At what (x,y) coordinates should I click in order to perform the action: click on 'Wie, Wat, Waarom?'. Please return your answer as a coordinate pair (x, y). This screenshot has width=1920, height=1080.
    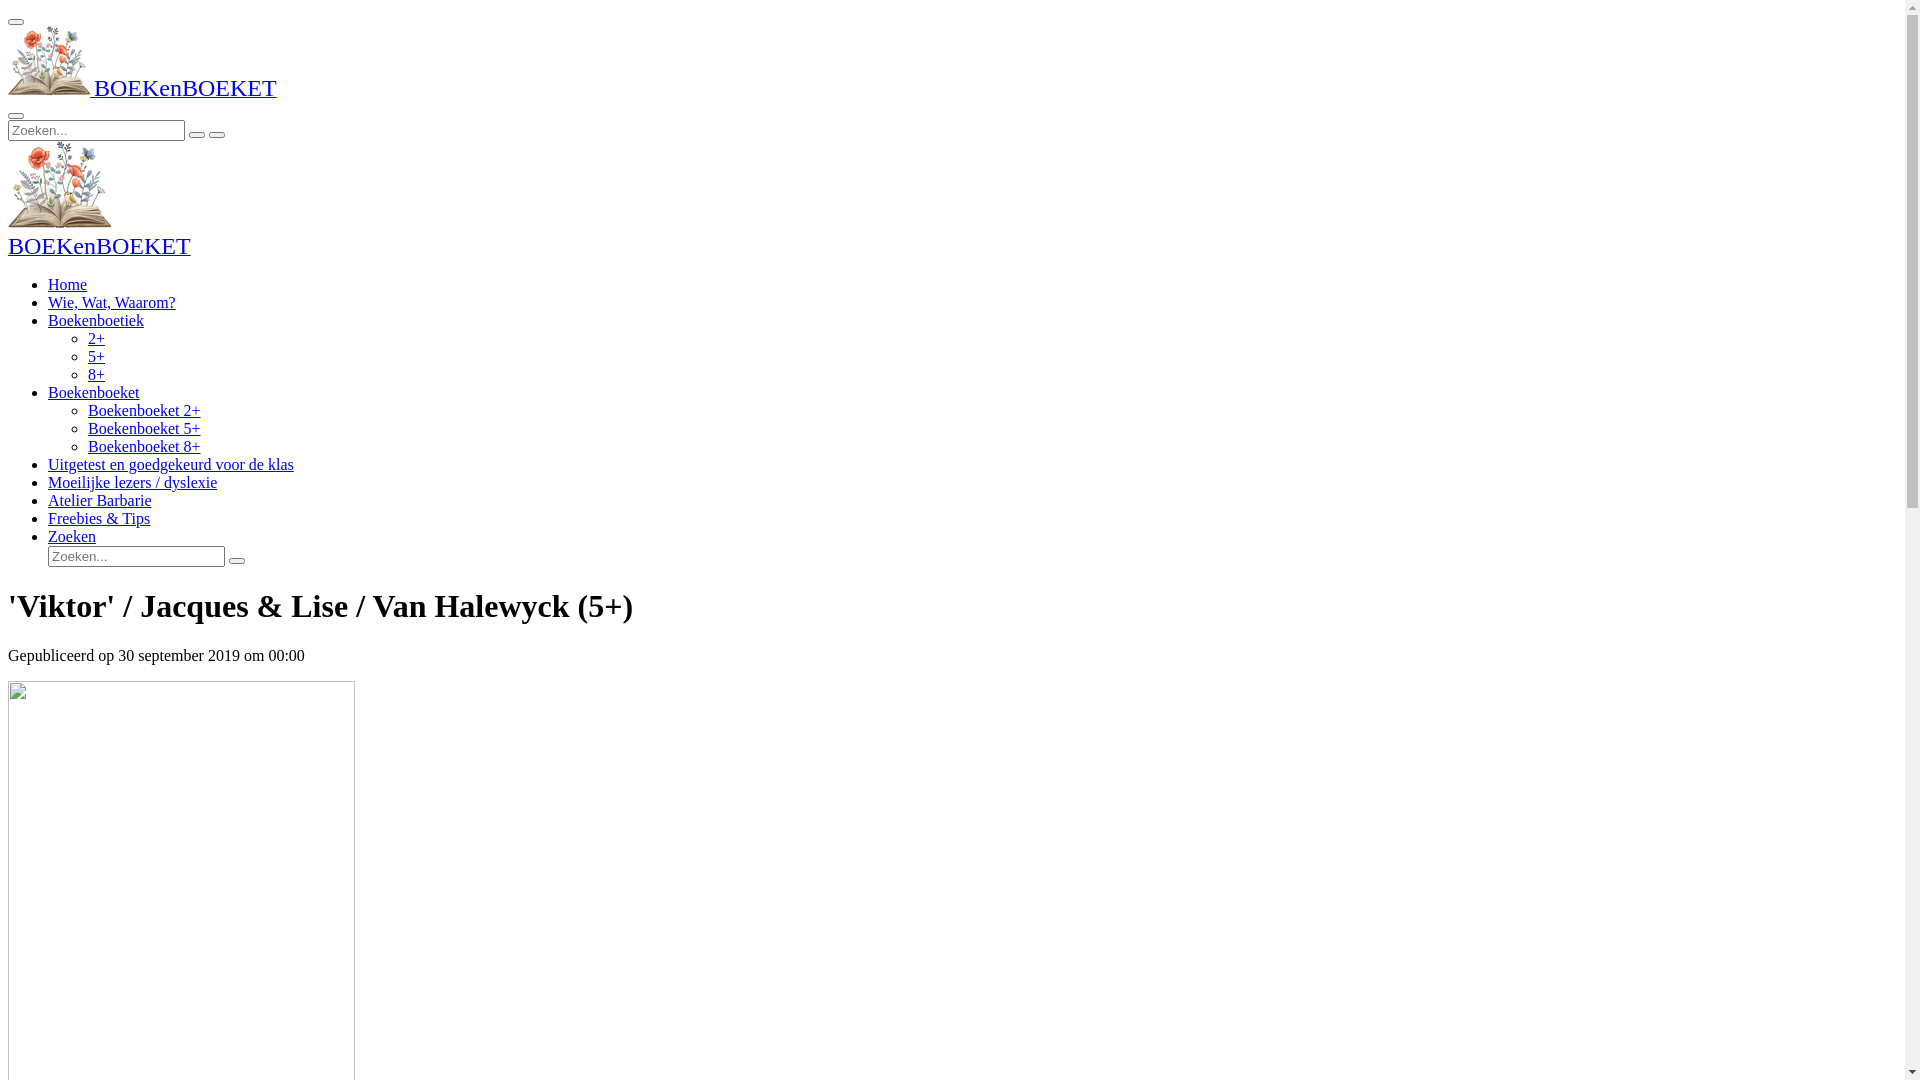
    Looking at the image, I should click on (110, 302).